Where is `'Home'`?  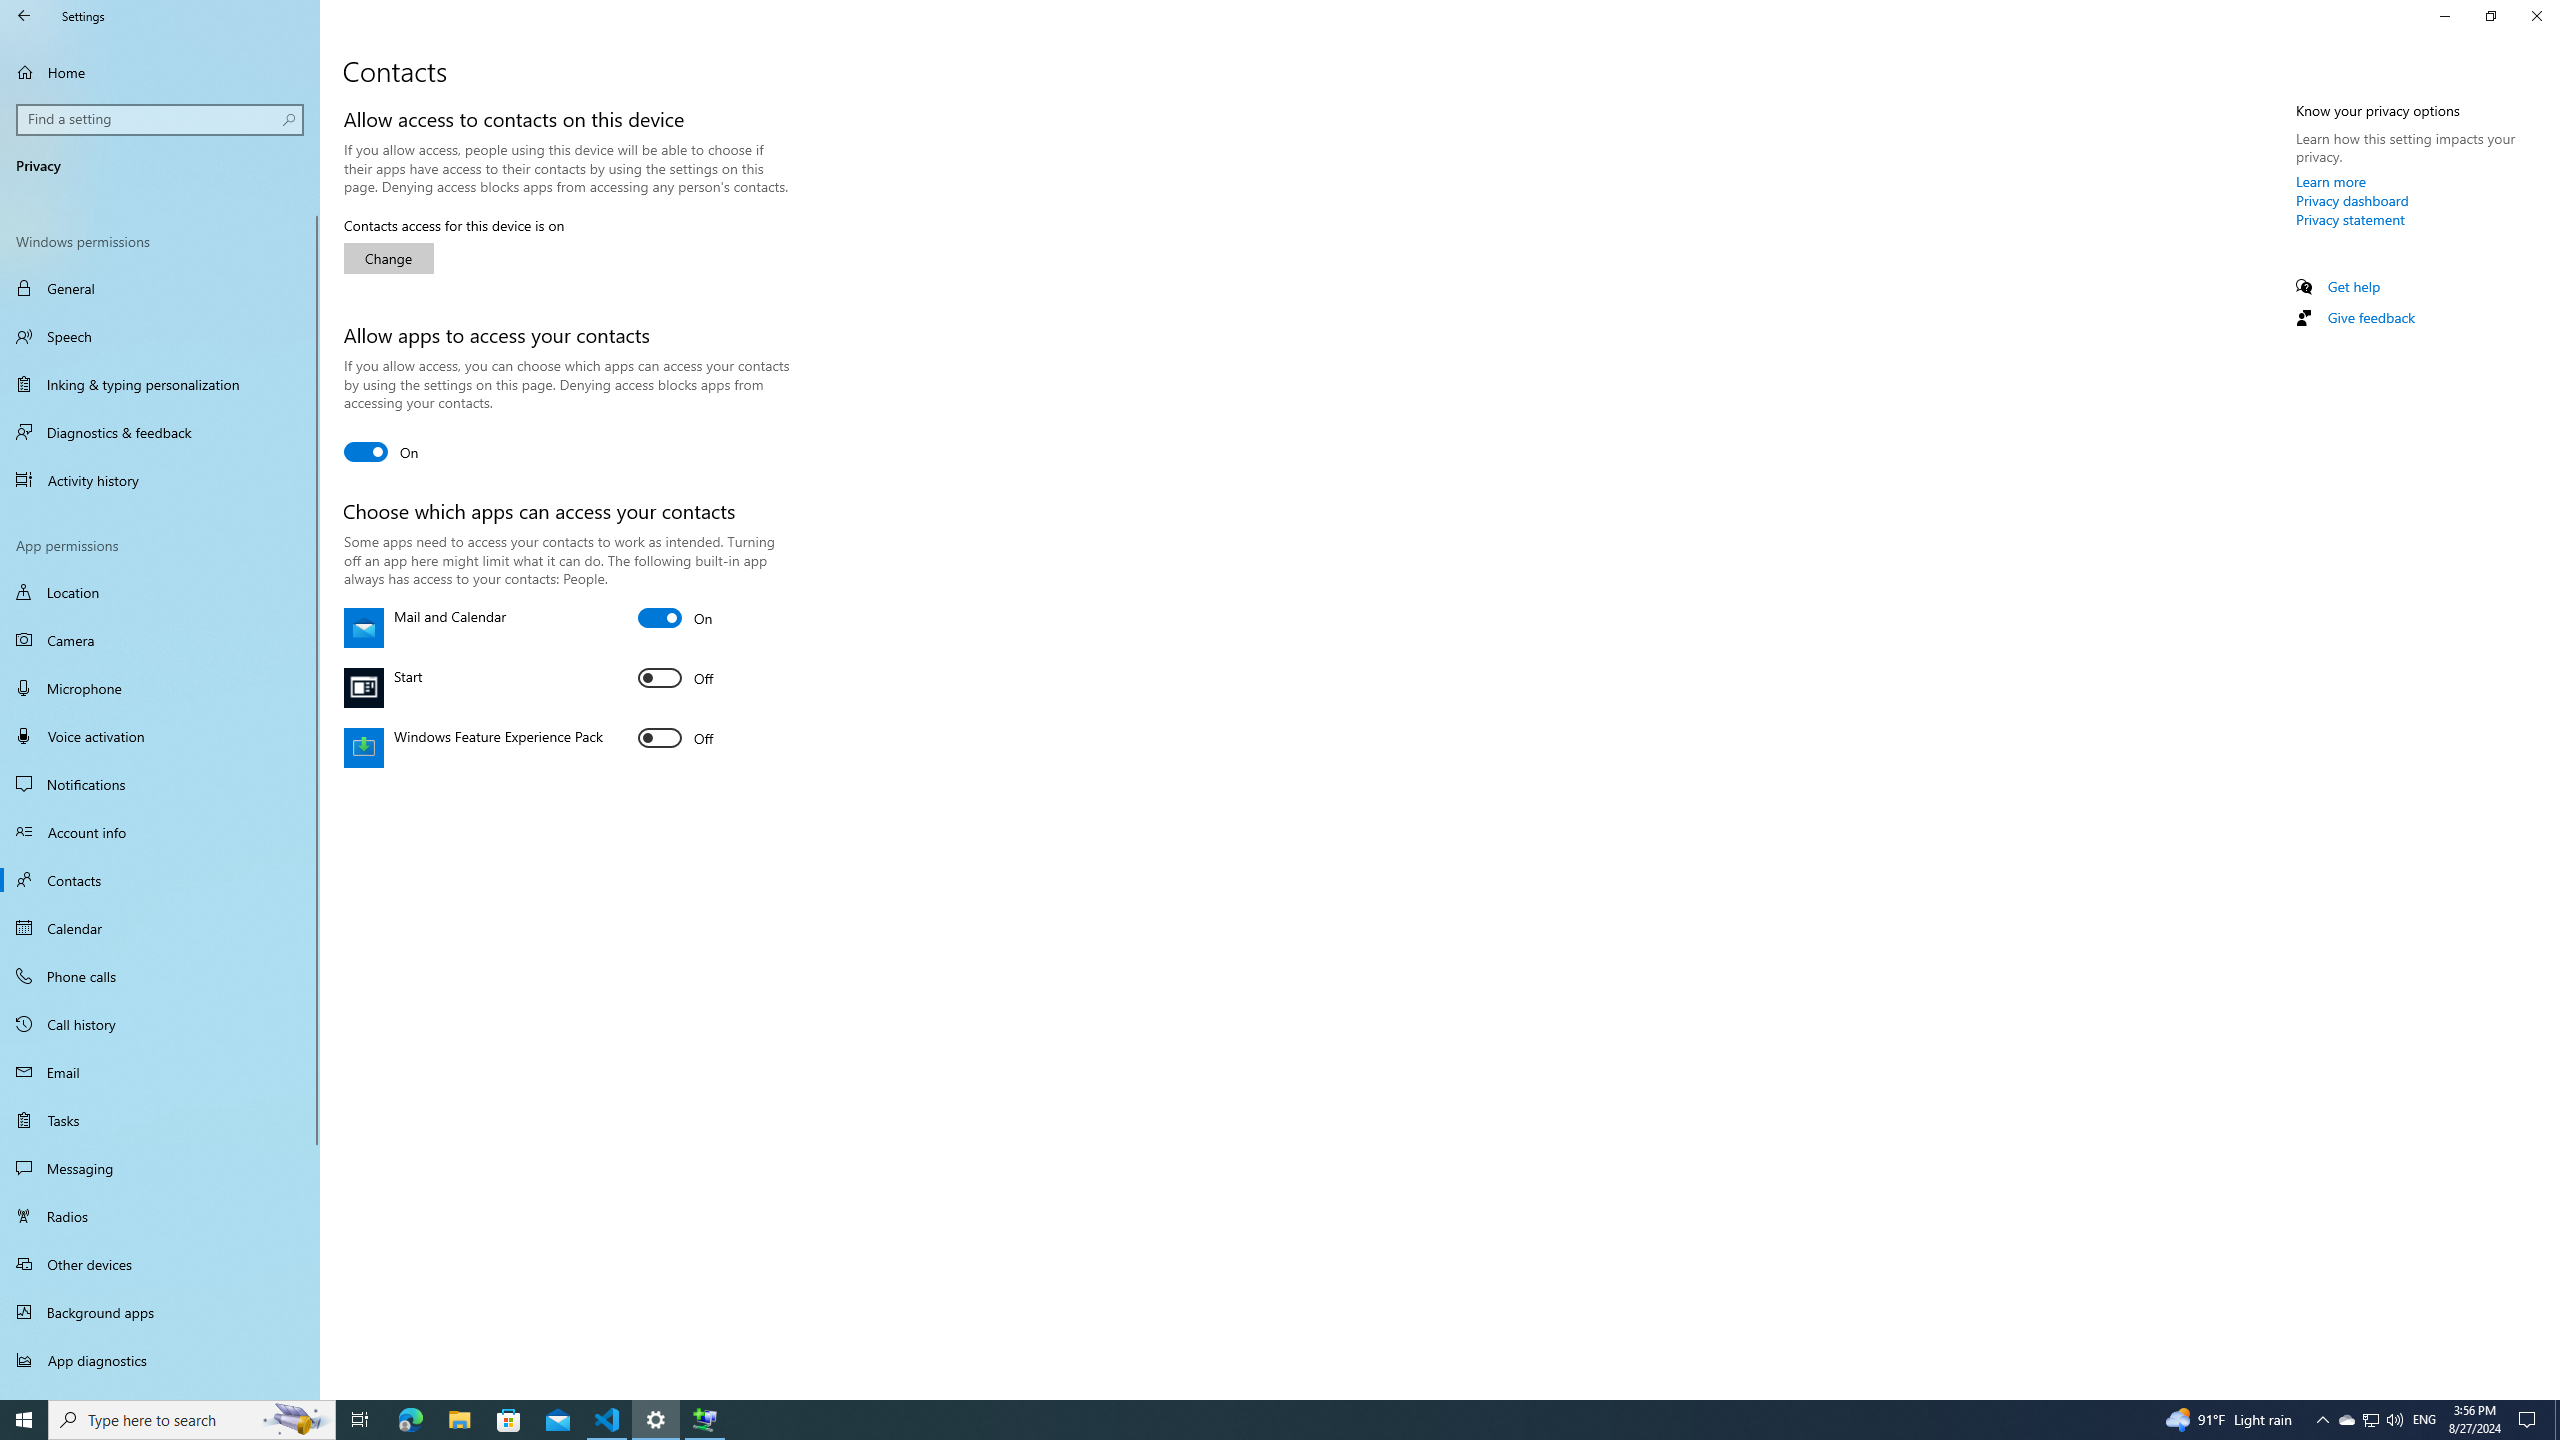 'Home' is located at coordinates (159, 72).